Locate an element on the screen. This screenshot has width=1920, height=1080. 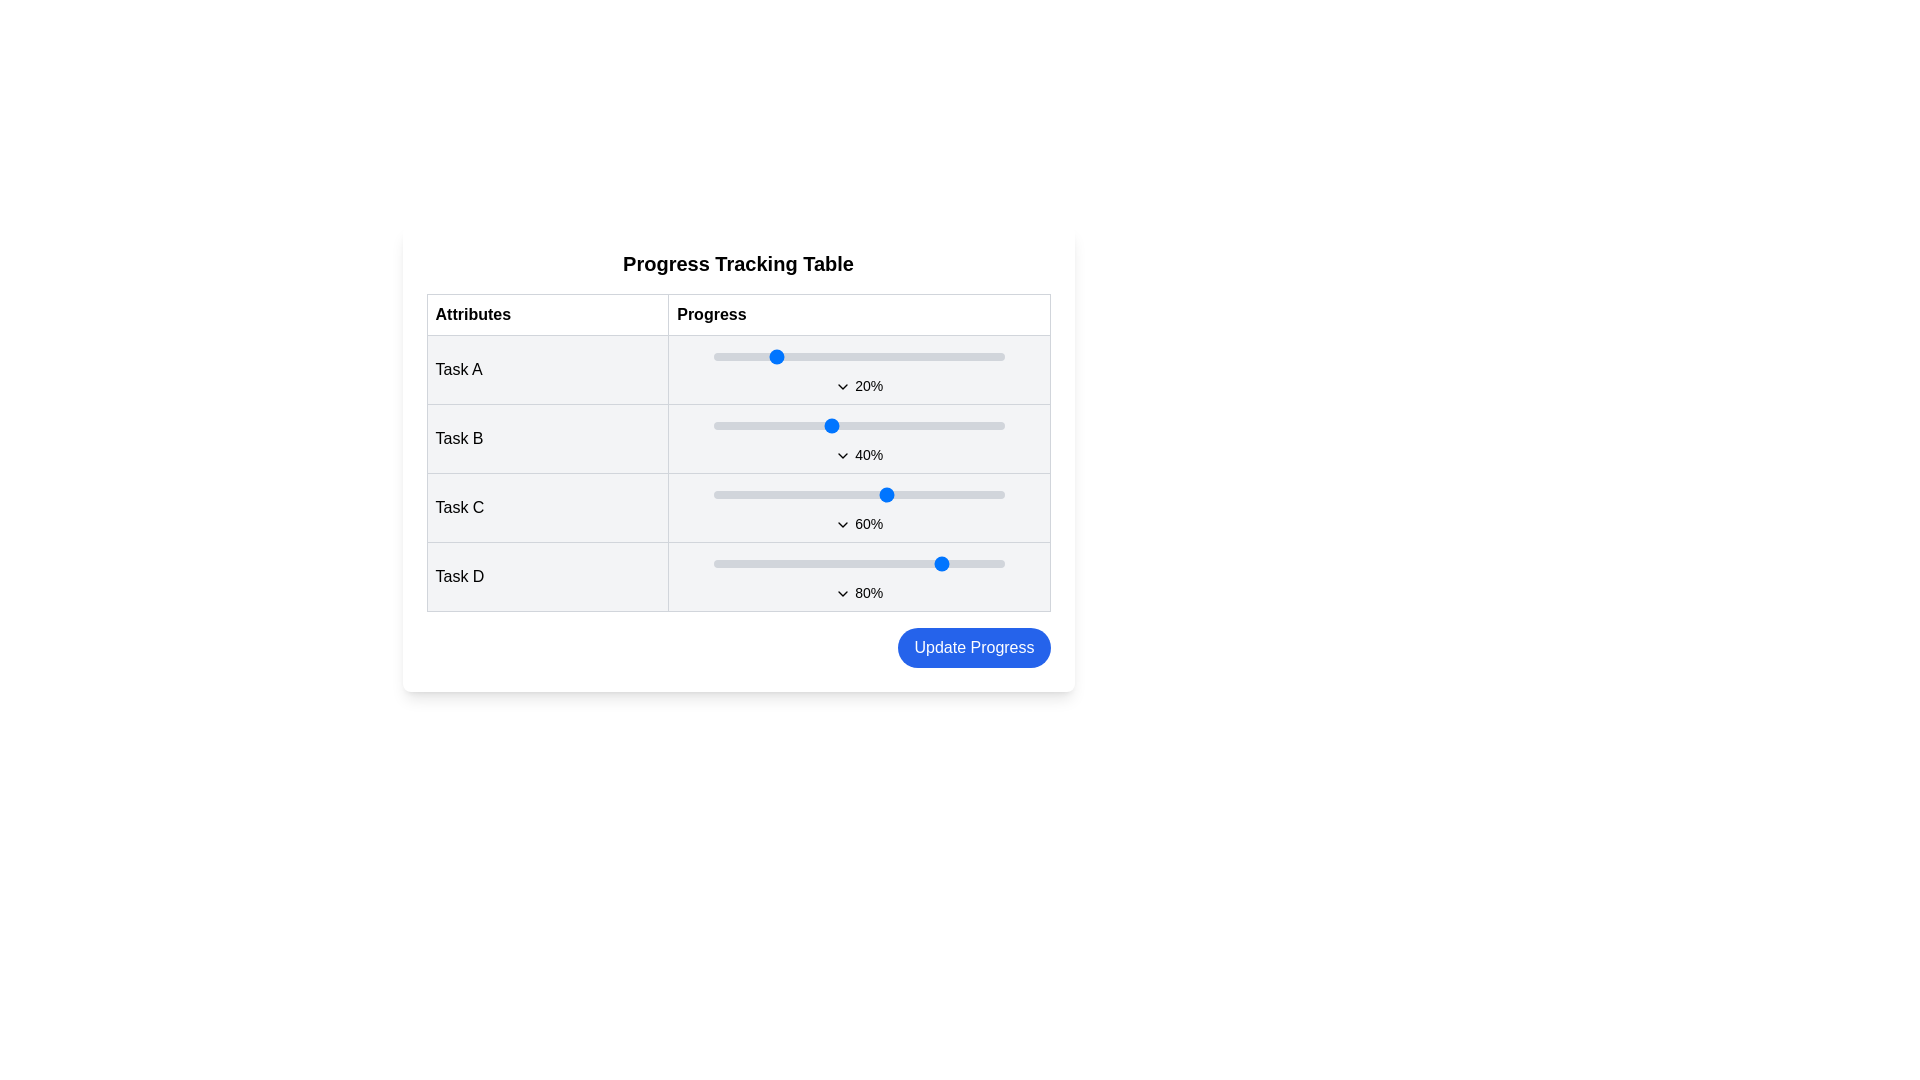
progress value is located at coordinates (815, 356).